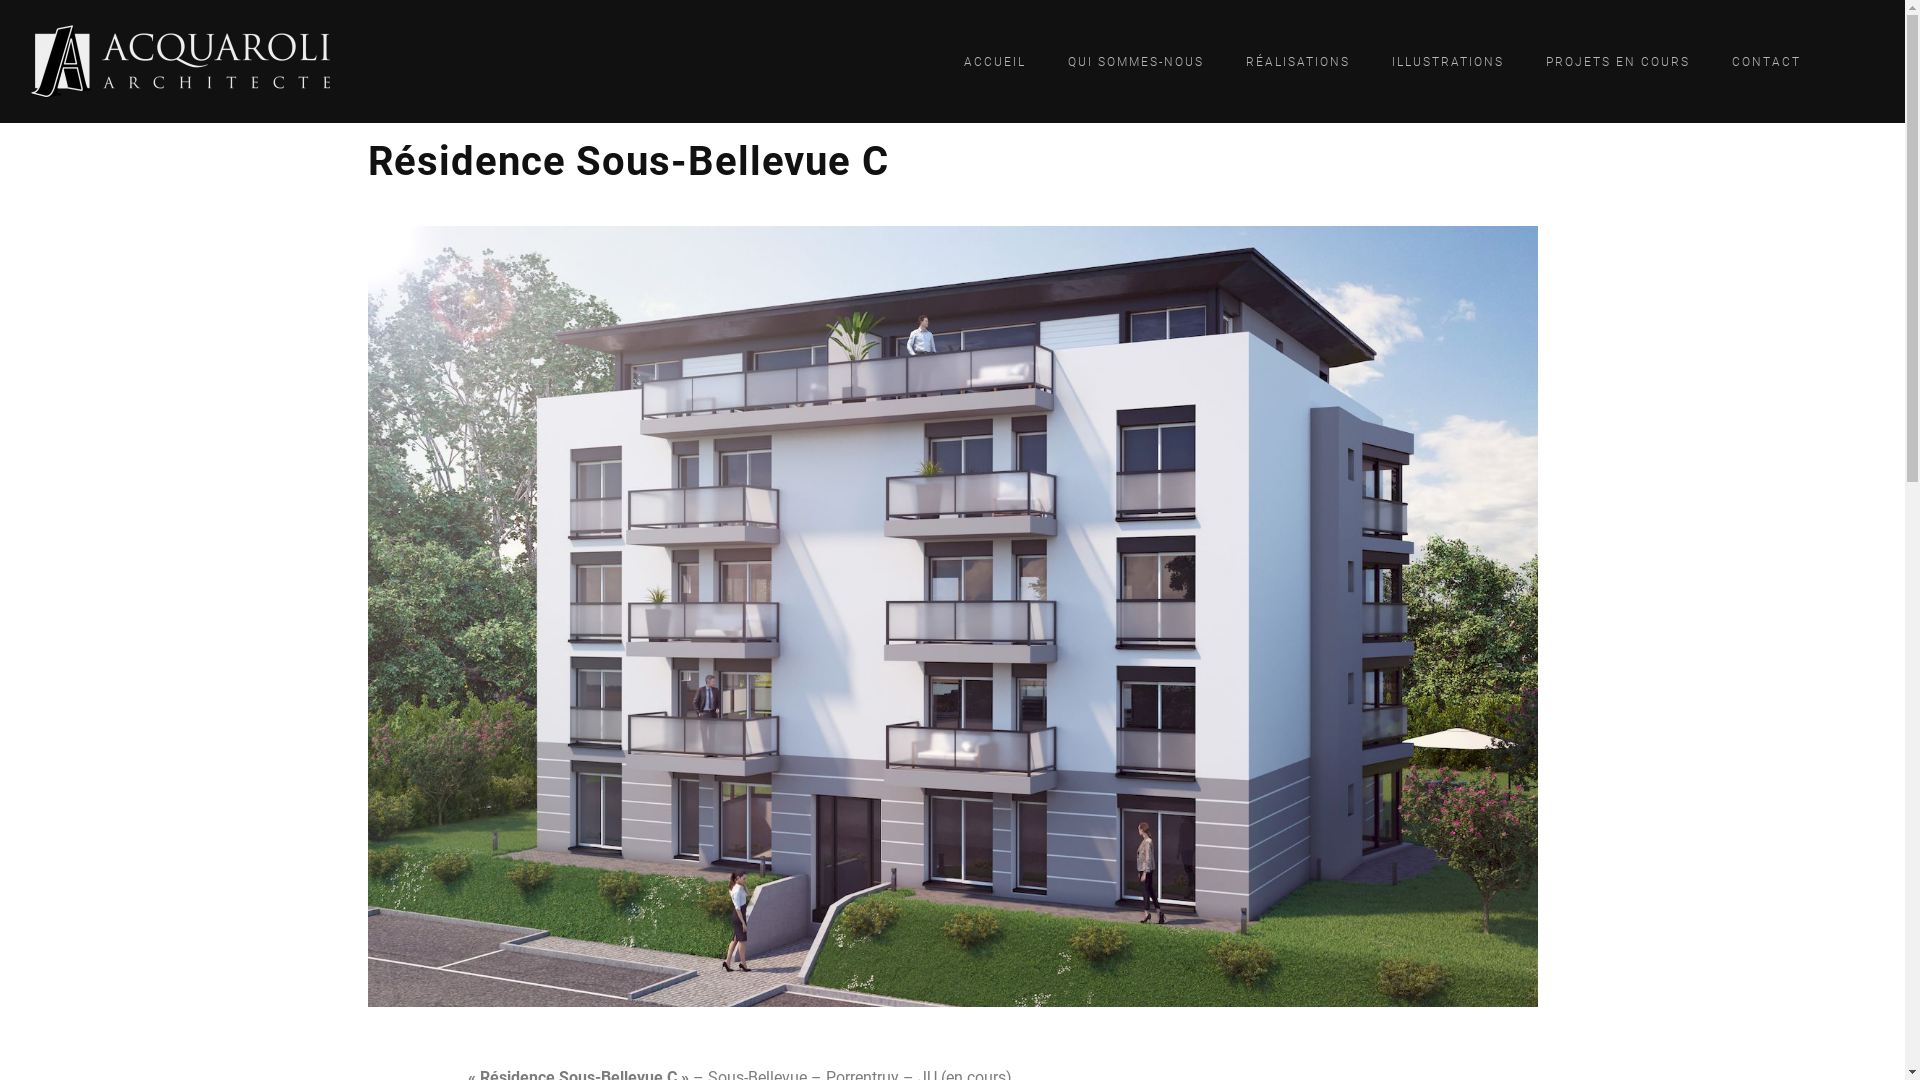  What do you see at coordinates (1716, 60) in the screenshot?
I see `'CONTACT'` at bounding box center [1716, 60].